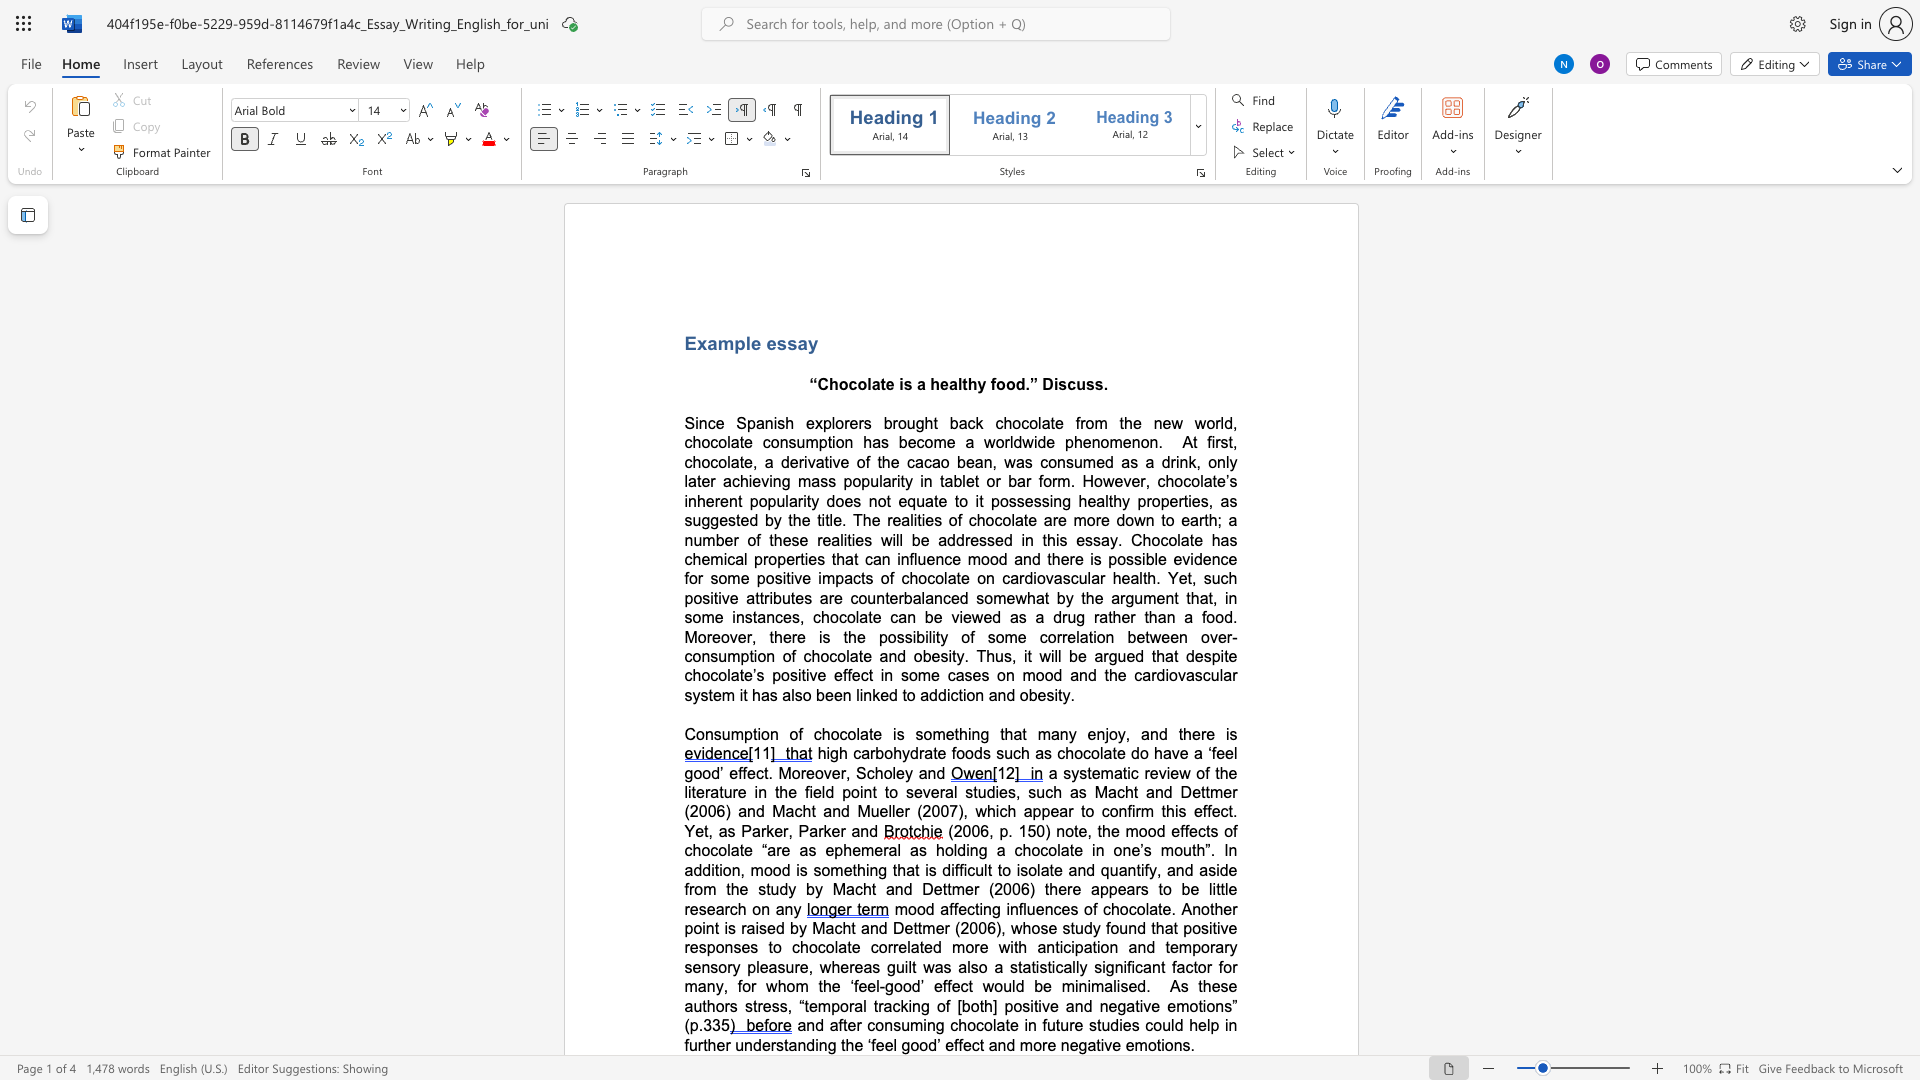 Image resolution: width=1920 pixels, height=1080 pixels. Describe the element at coordinates (857, 384) in the screenshot. I see `the subset text "olate is a" within the text "“Chocolate is a healthy food.” Discuss."` at that location.